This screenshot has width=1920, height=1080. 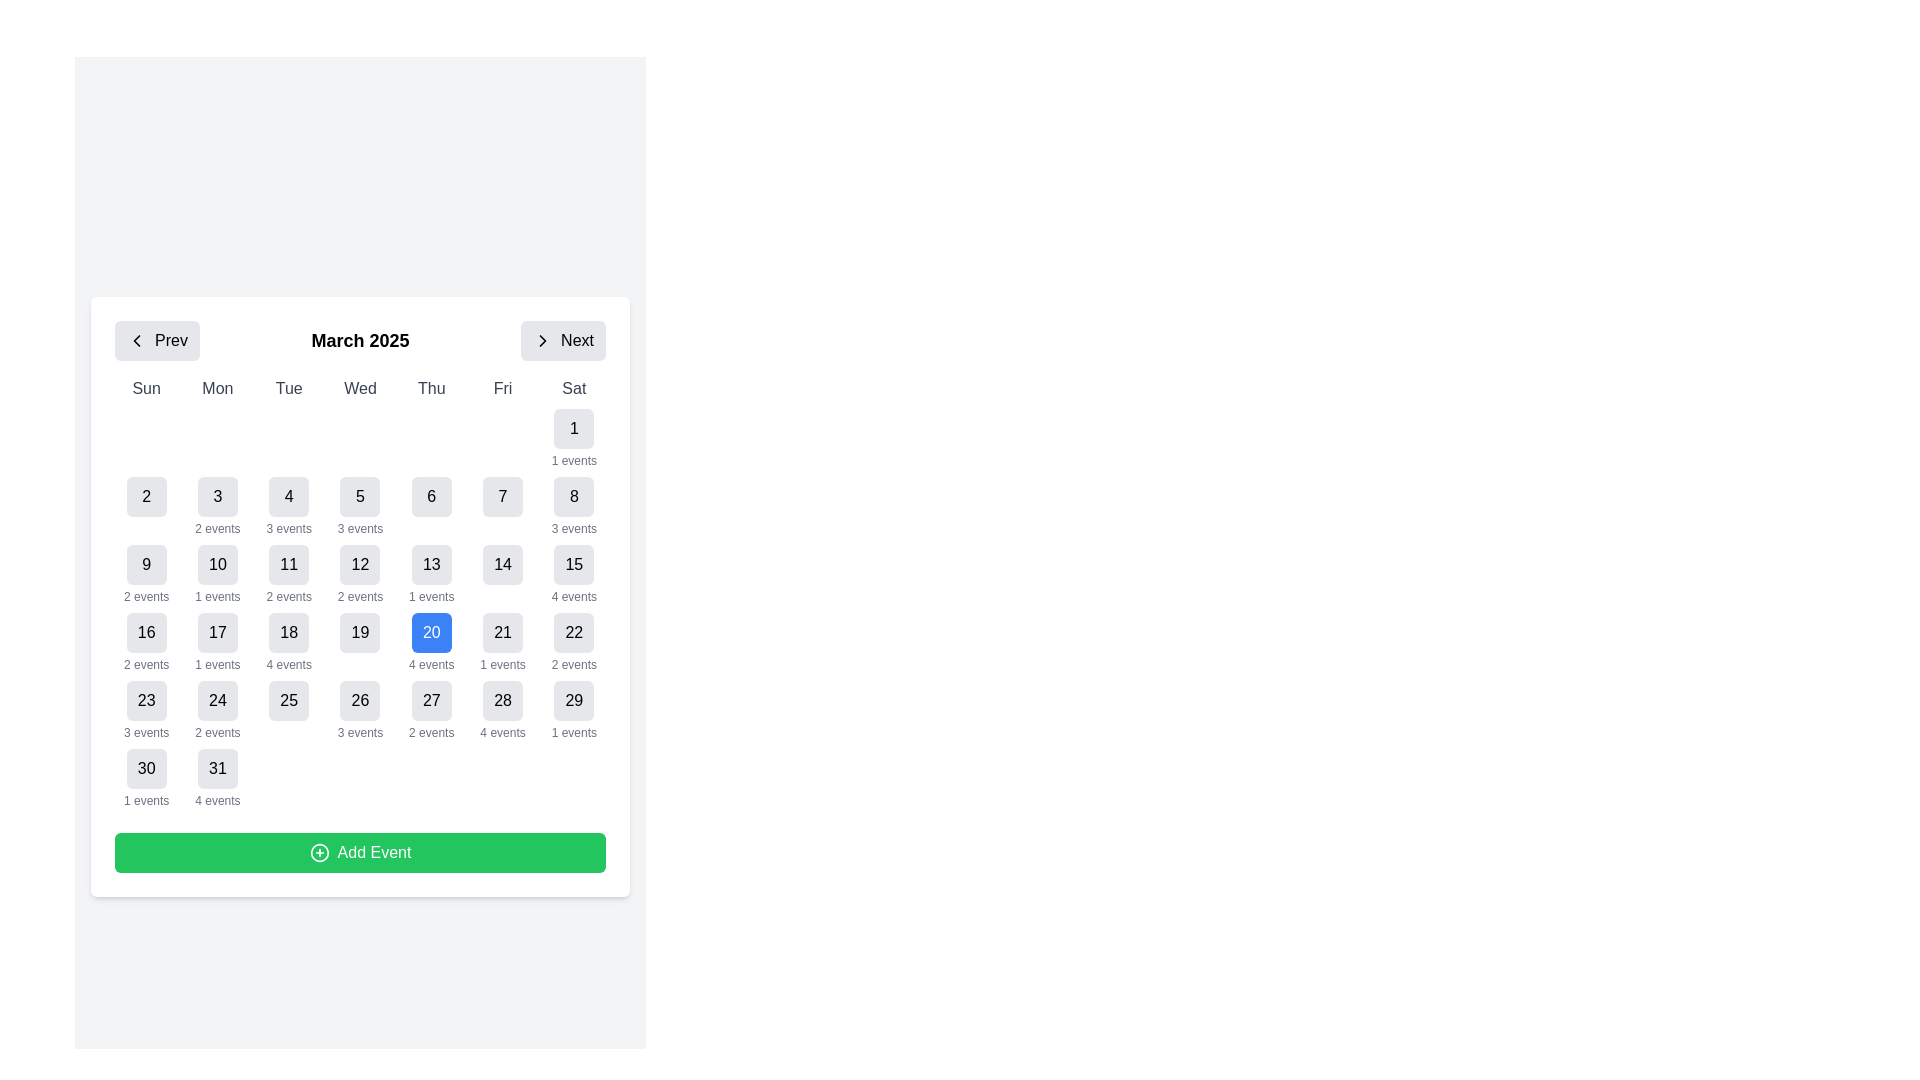 What do you see at coordinates (288, 596) in the screenshot?
I see `the text label displaying '2 events' in a small gray font, located below the date label '11' in the calendar interface` at bounding box center [288, 596].